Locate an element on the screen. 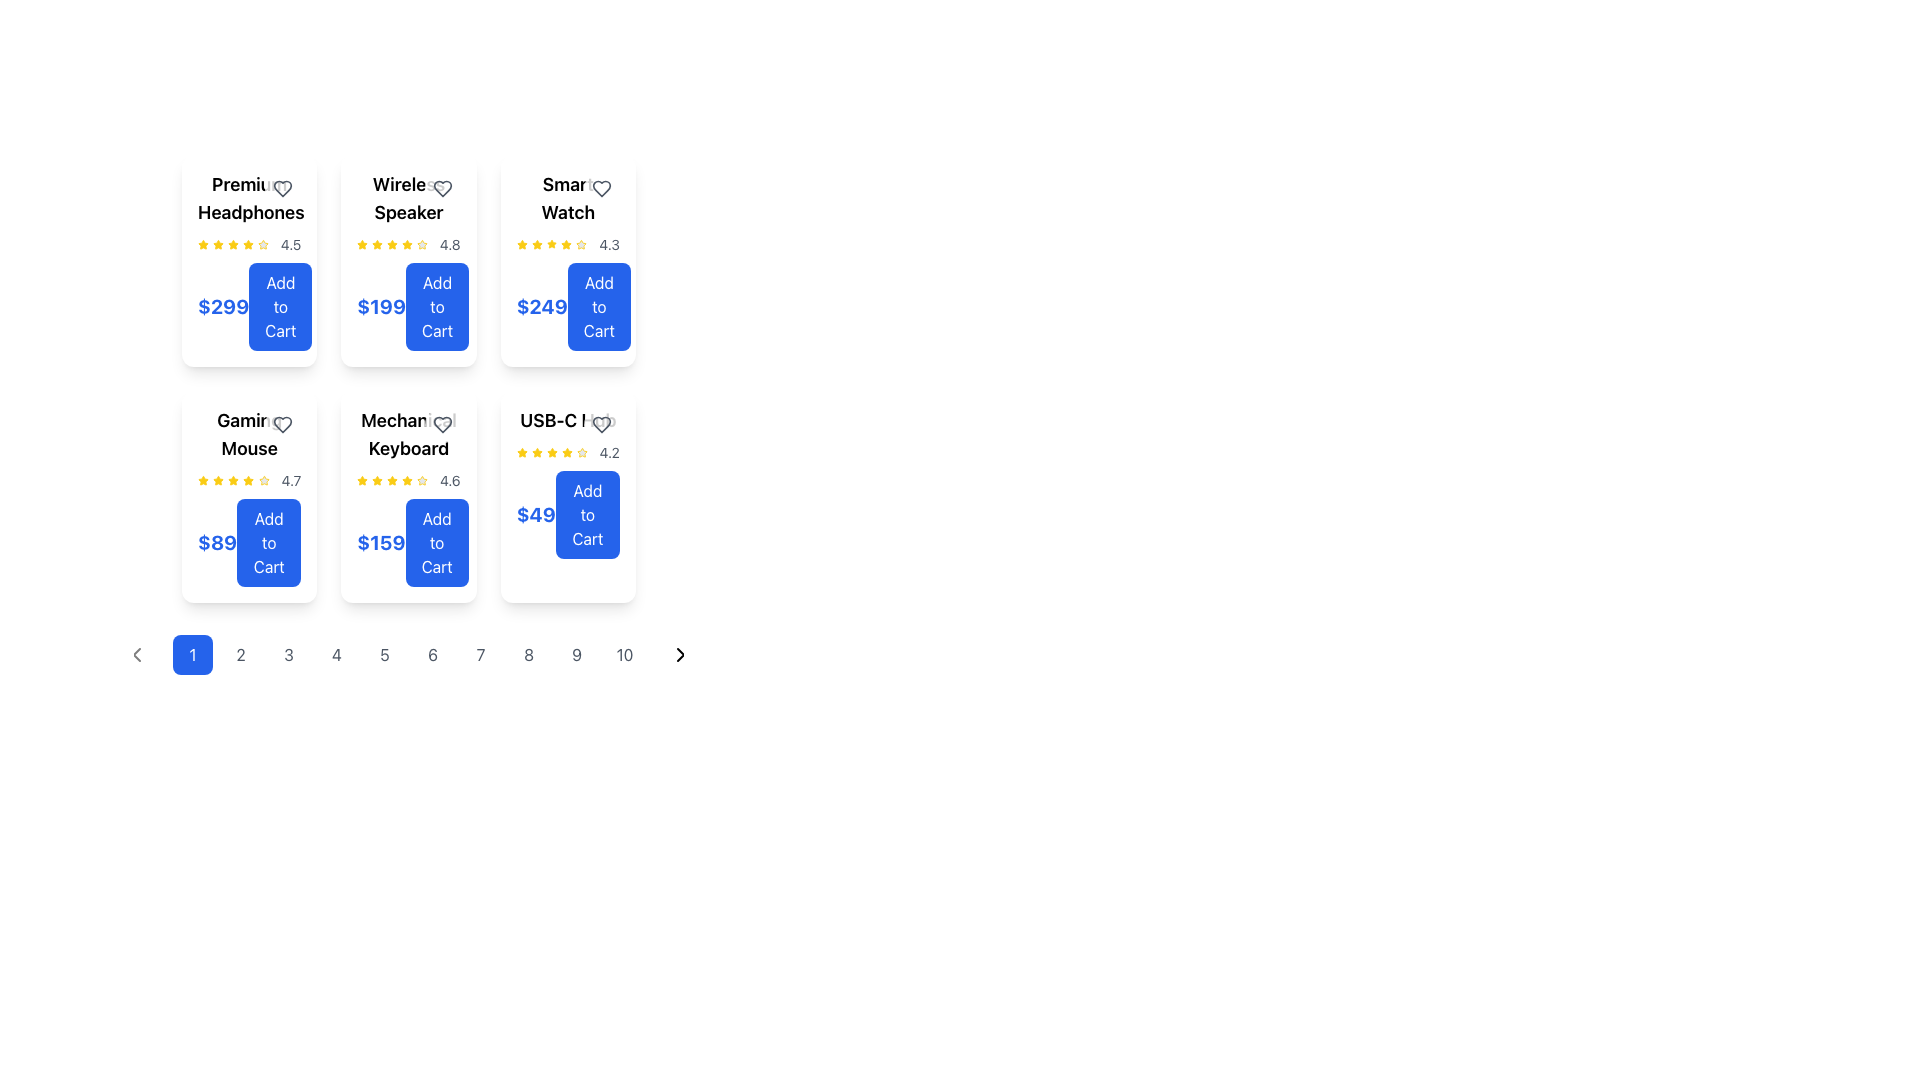 Image resolution: width=1920 pixels, height=1080 pixels. the yellow five-pointed star icon in the 'Gaming Mouse' product card, which is part of the rating system located above the price and below the product name is located at coordinates (203, 480).